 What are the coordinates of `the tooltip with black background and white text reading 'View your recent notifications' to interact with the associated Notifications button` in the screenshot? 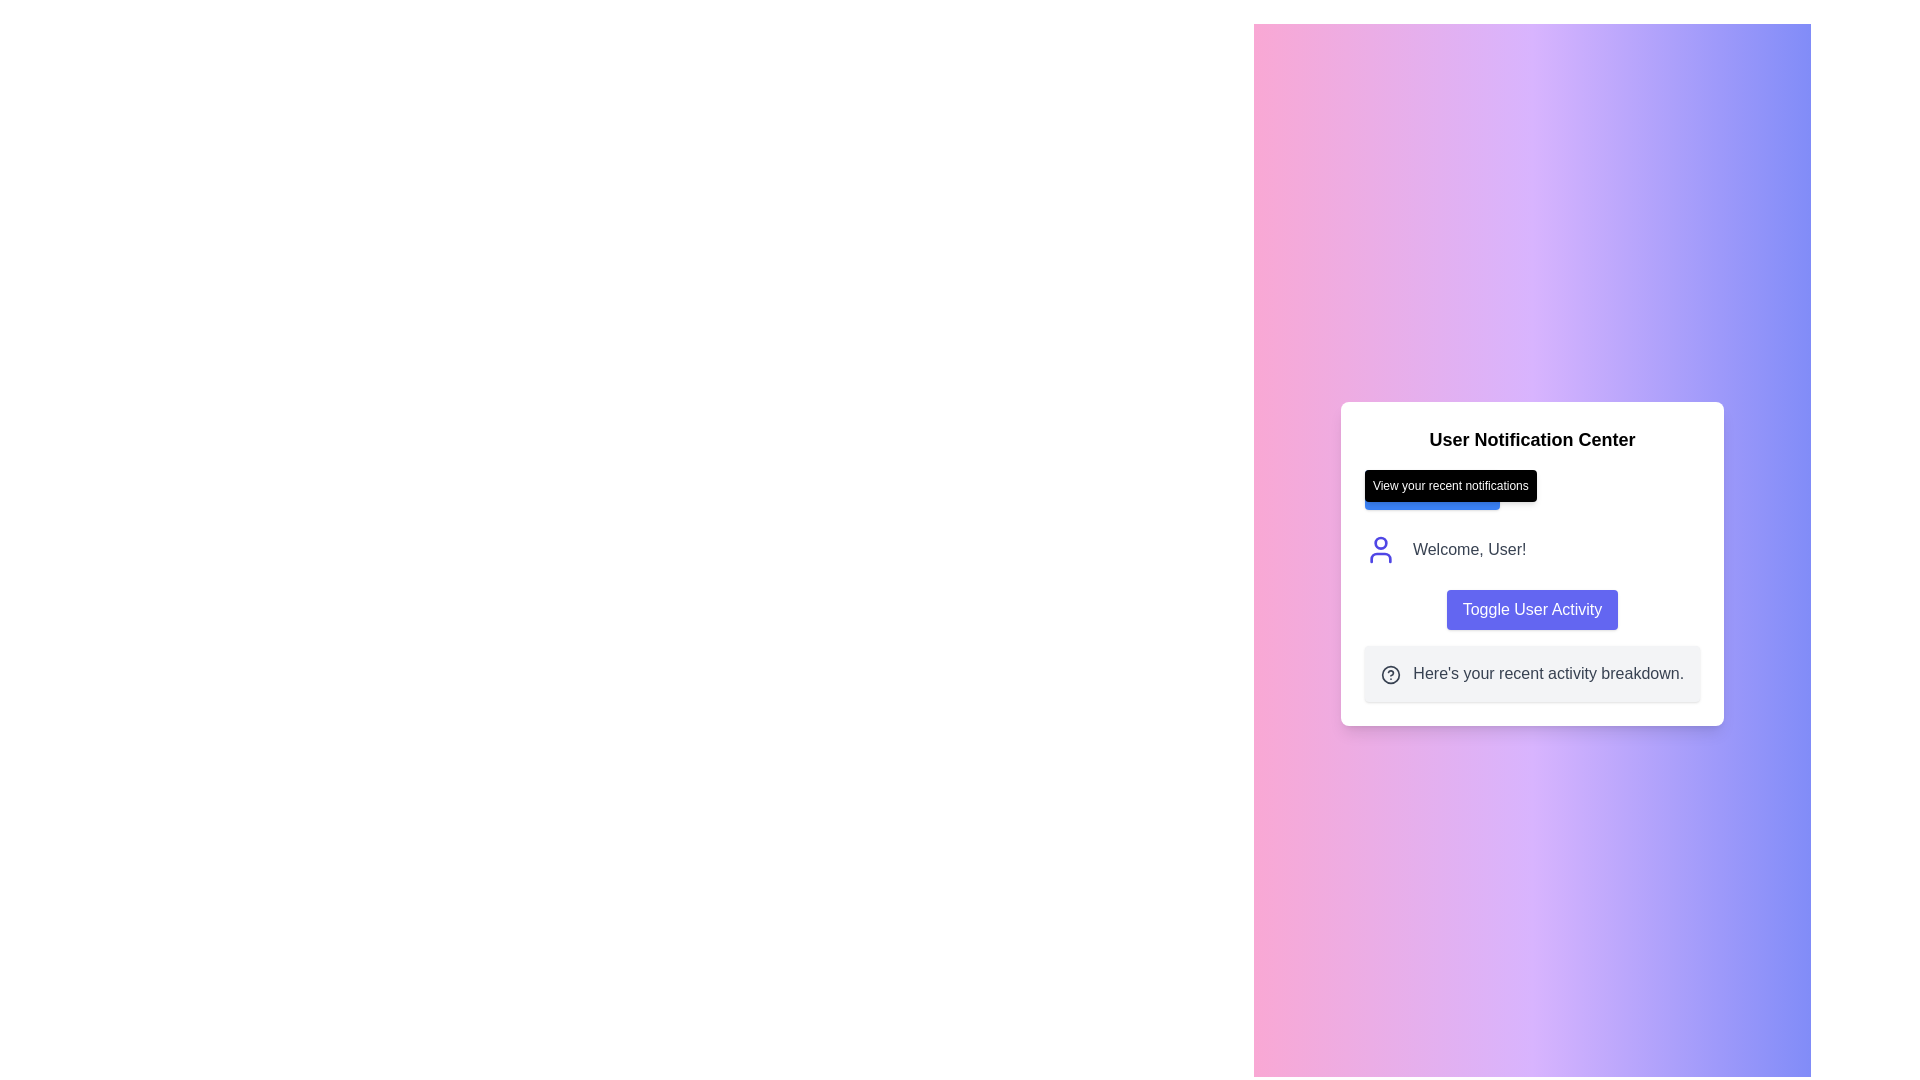 It's located at (1531, 489).